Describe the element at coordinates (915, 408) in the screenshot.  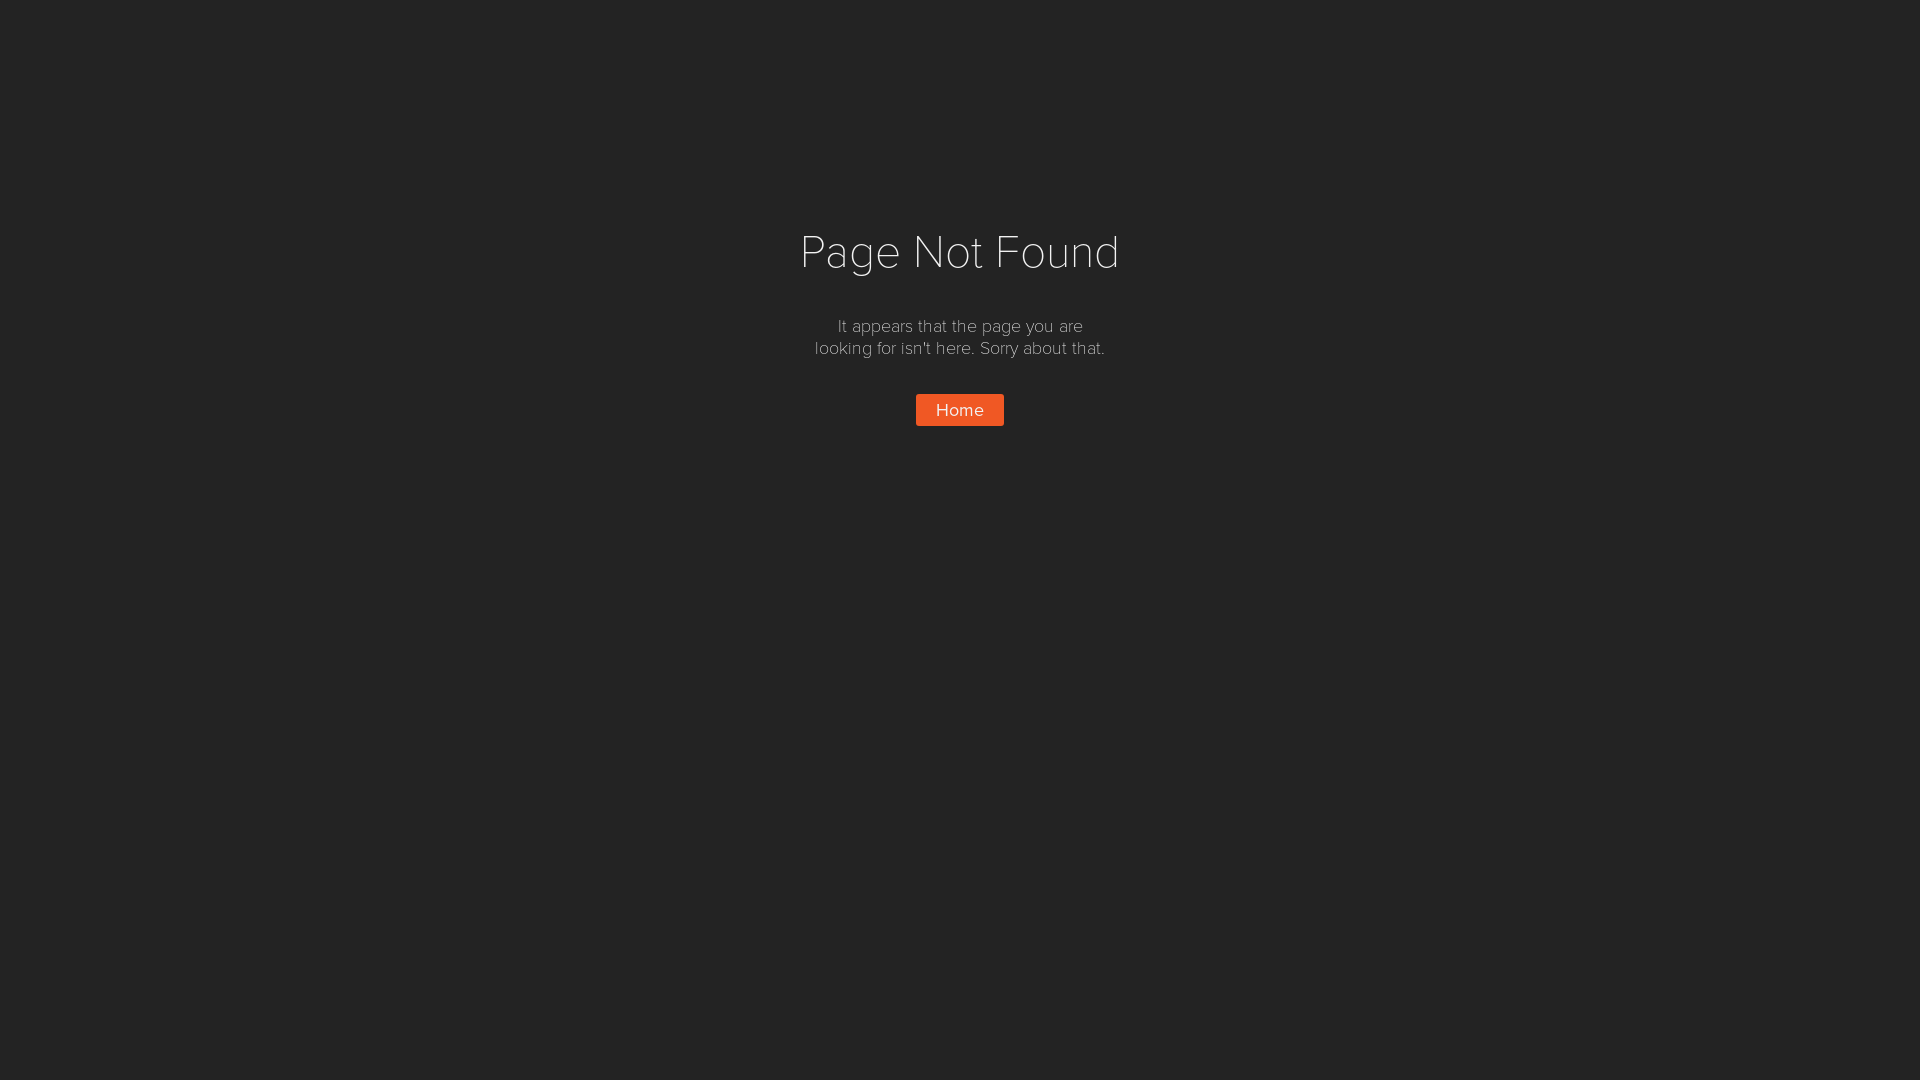
I see `'Home'` at that location.